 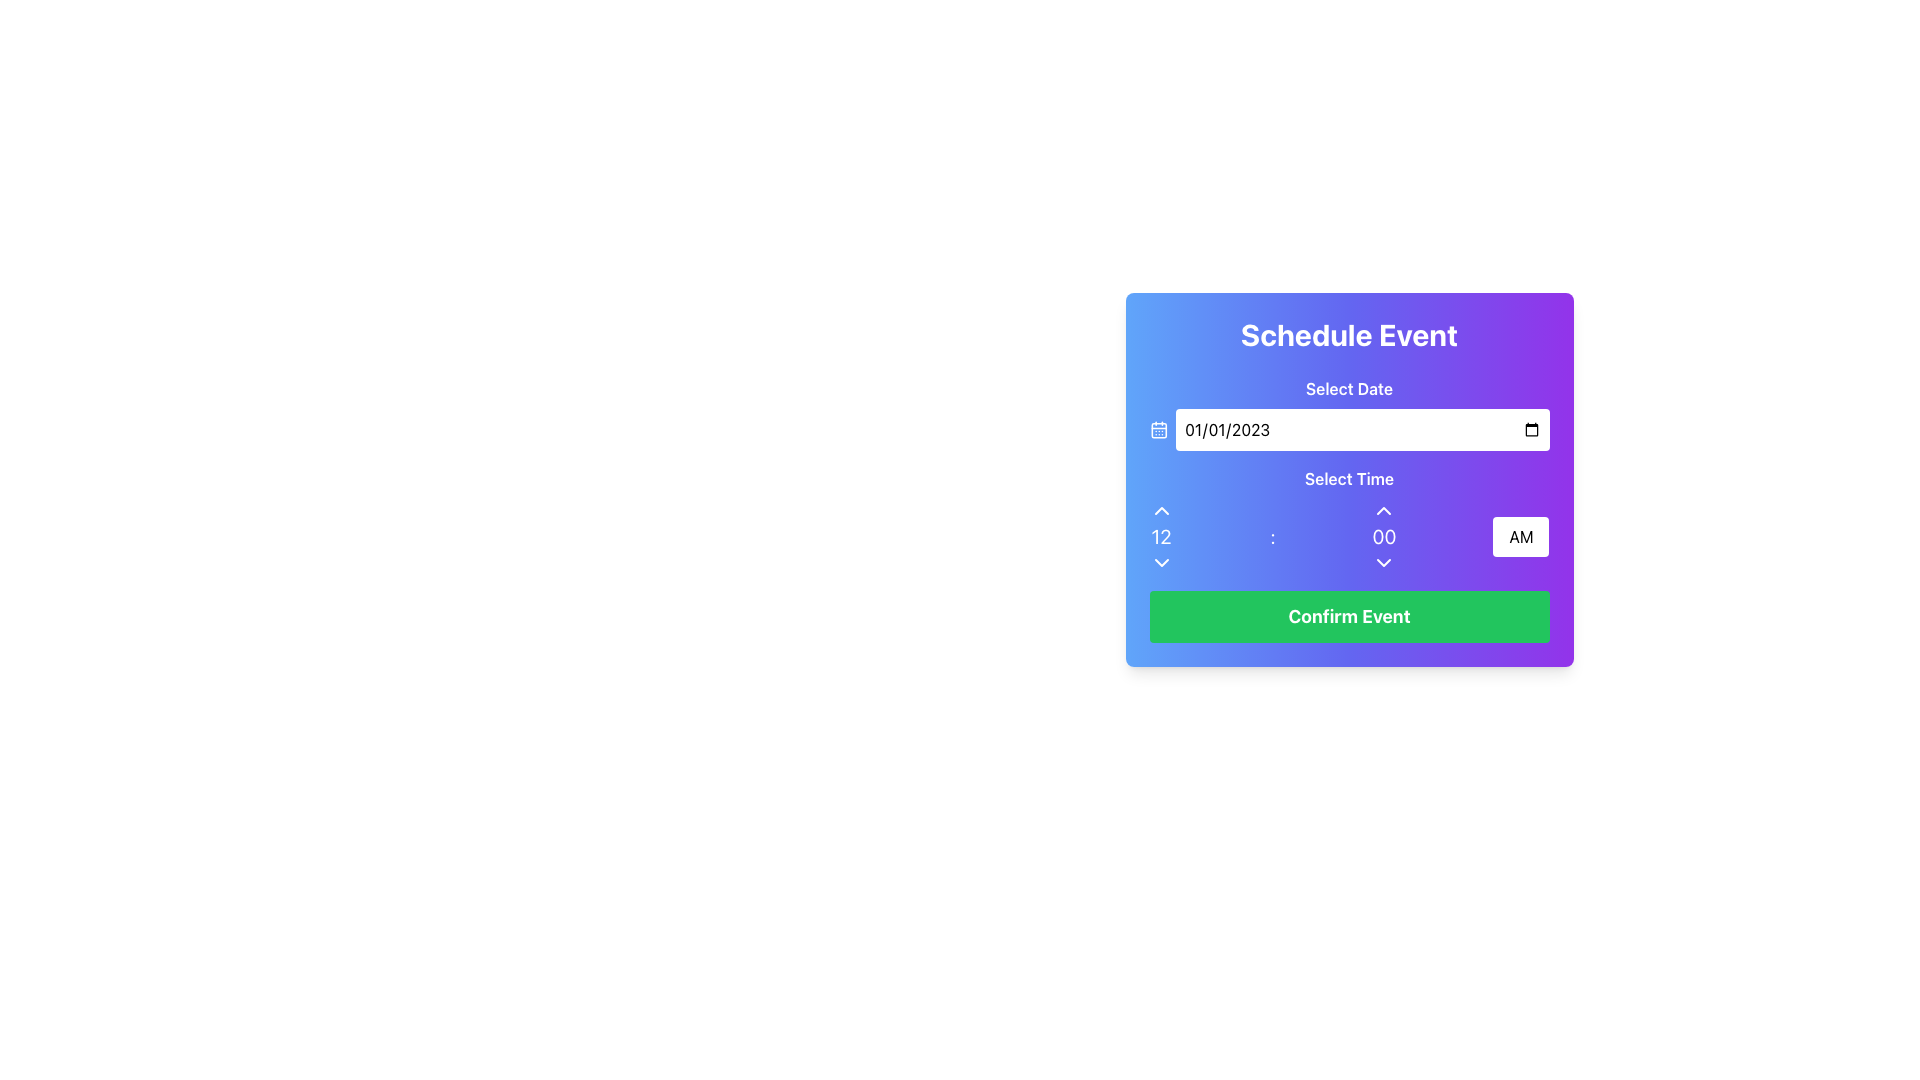 What do you see at coordinates (1520, 535) in the screenshot?
I see `the 'AM' button` at bounding box center [1520, 535].